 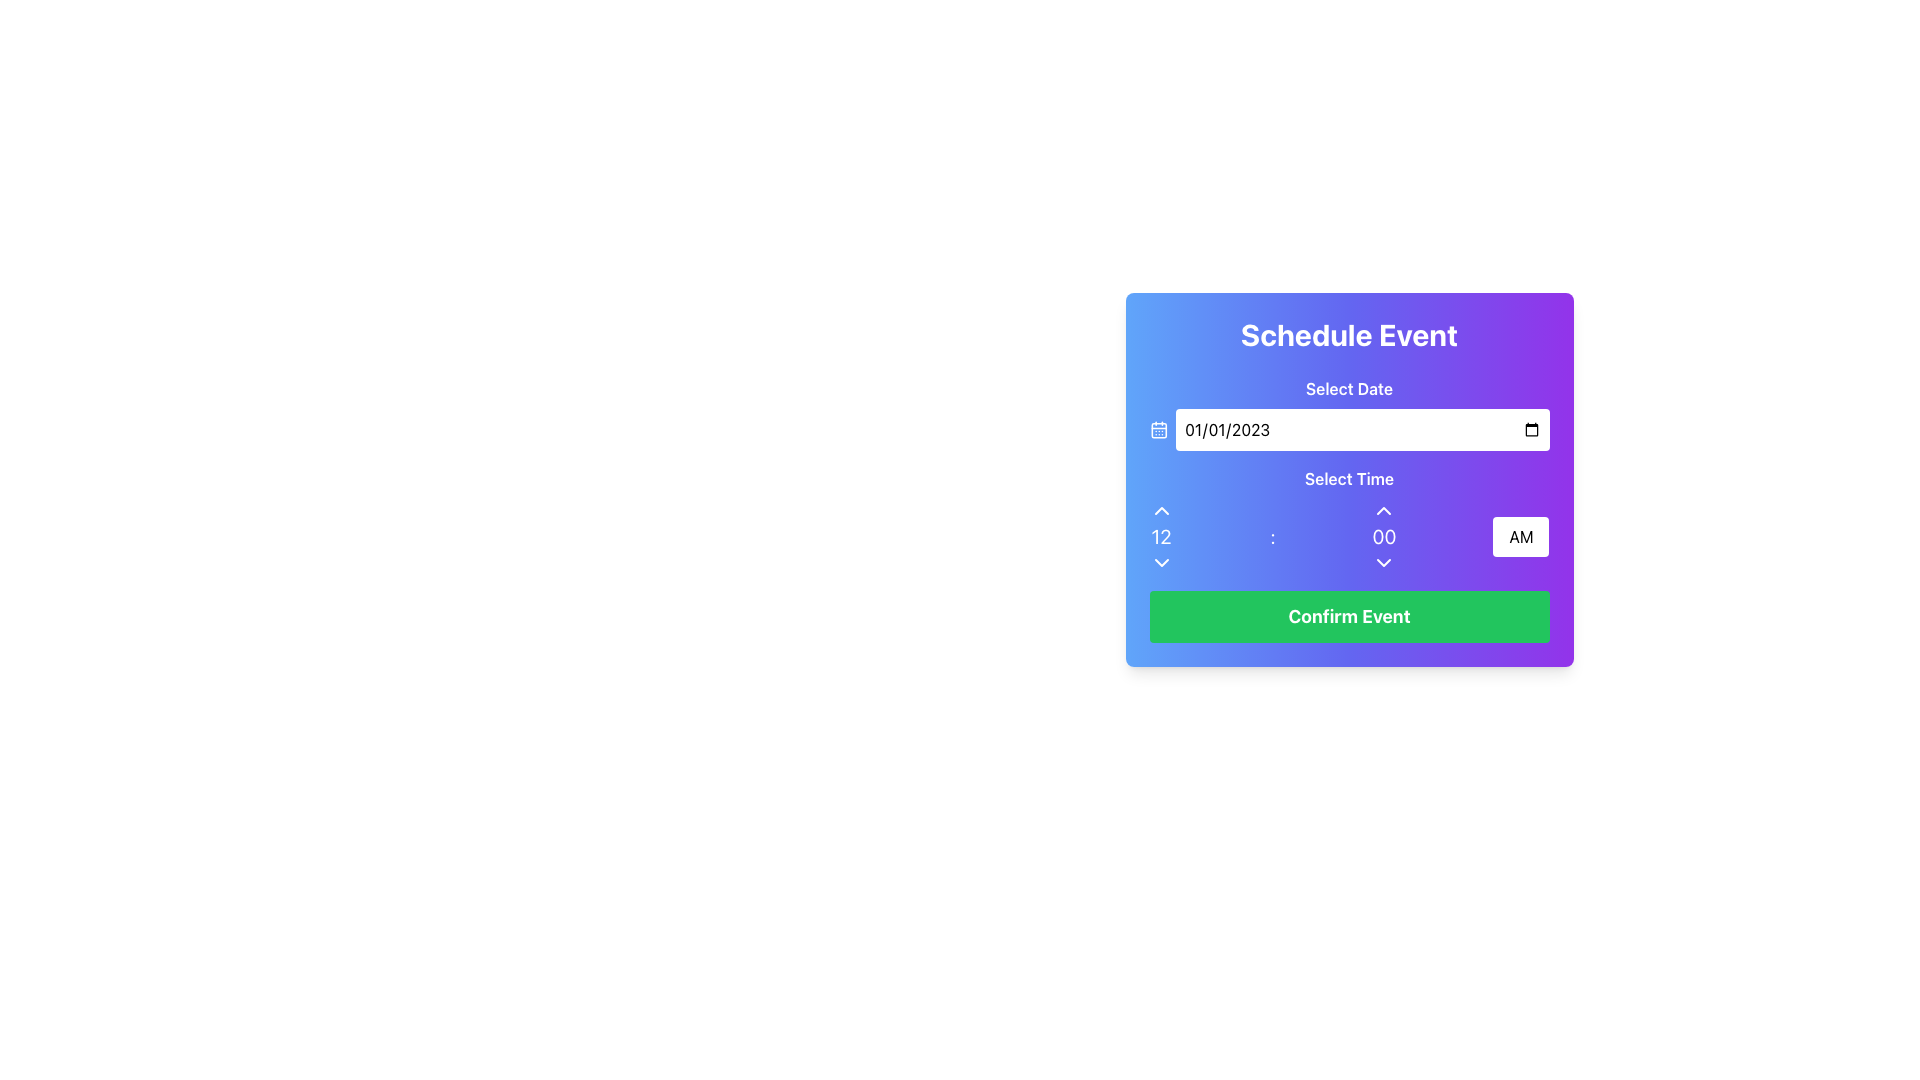 What do you see at coordinates (1520, 535) in the screenshot?
I see `the 'AM' button` at bounding box center [1520, 535].